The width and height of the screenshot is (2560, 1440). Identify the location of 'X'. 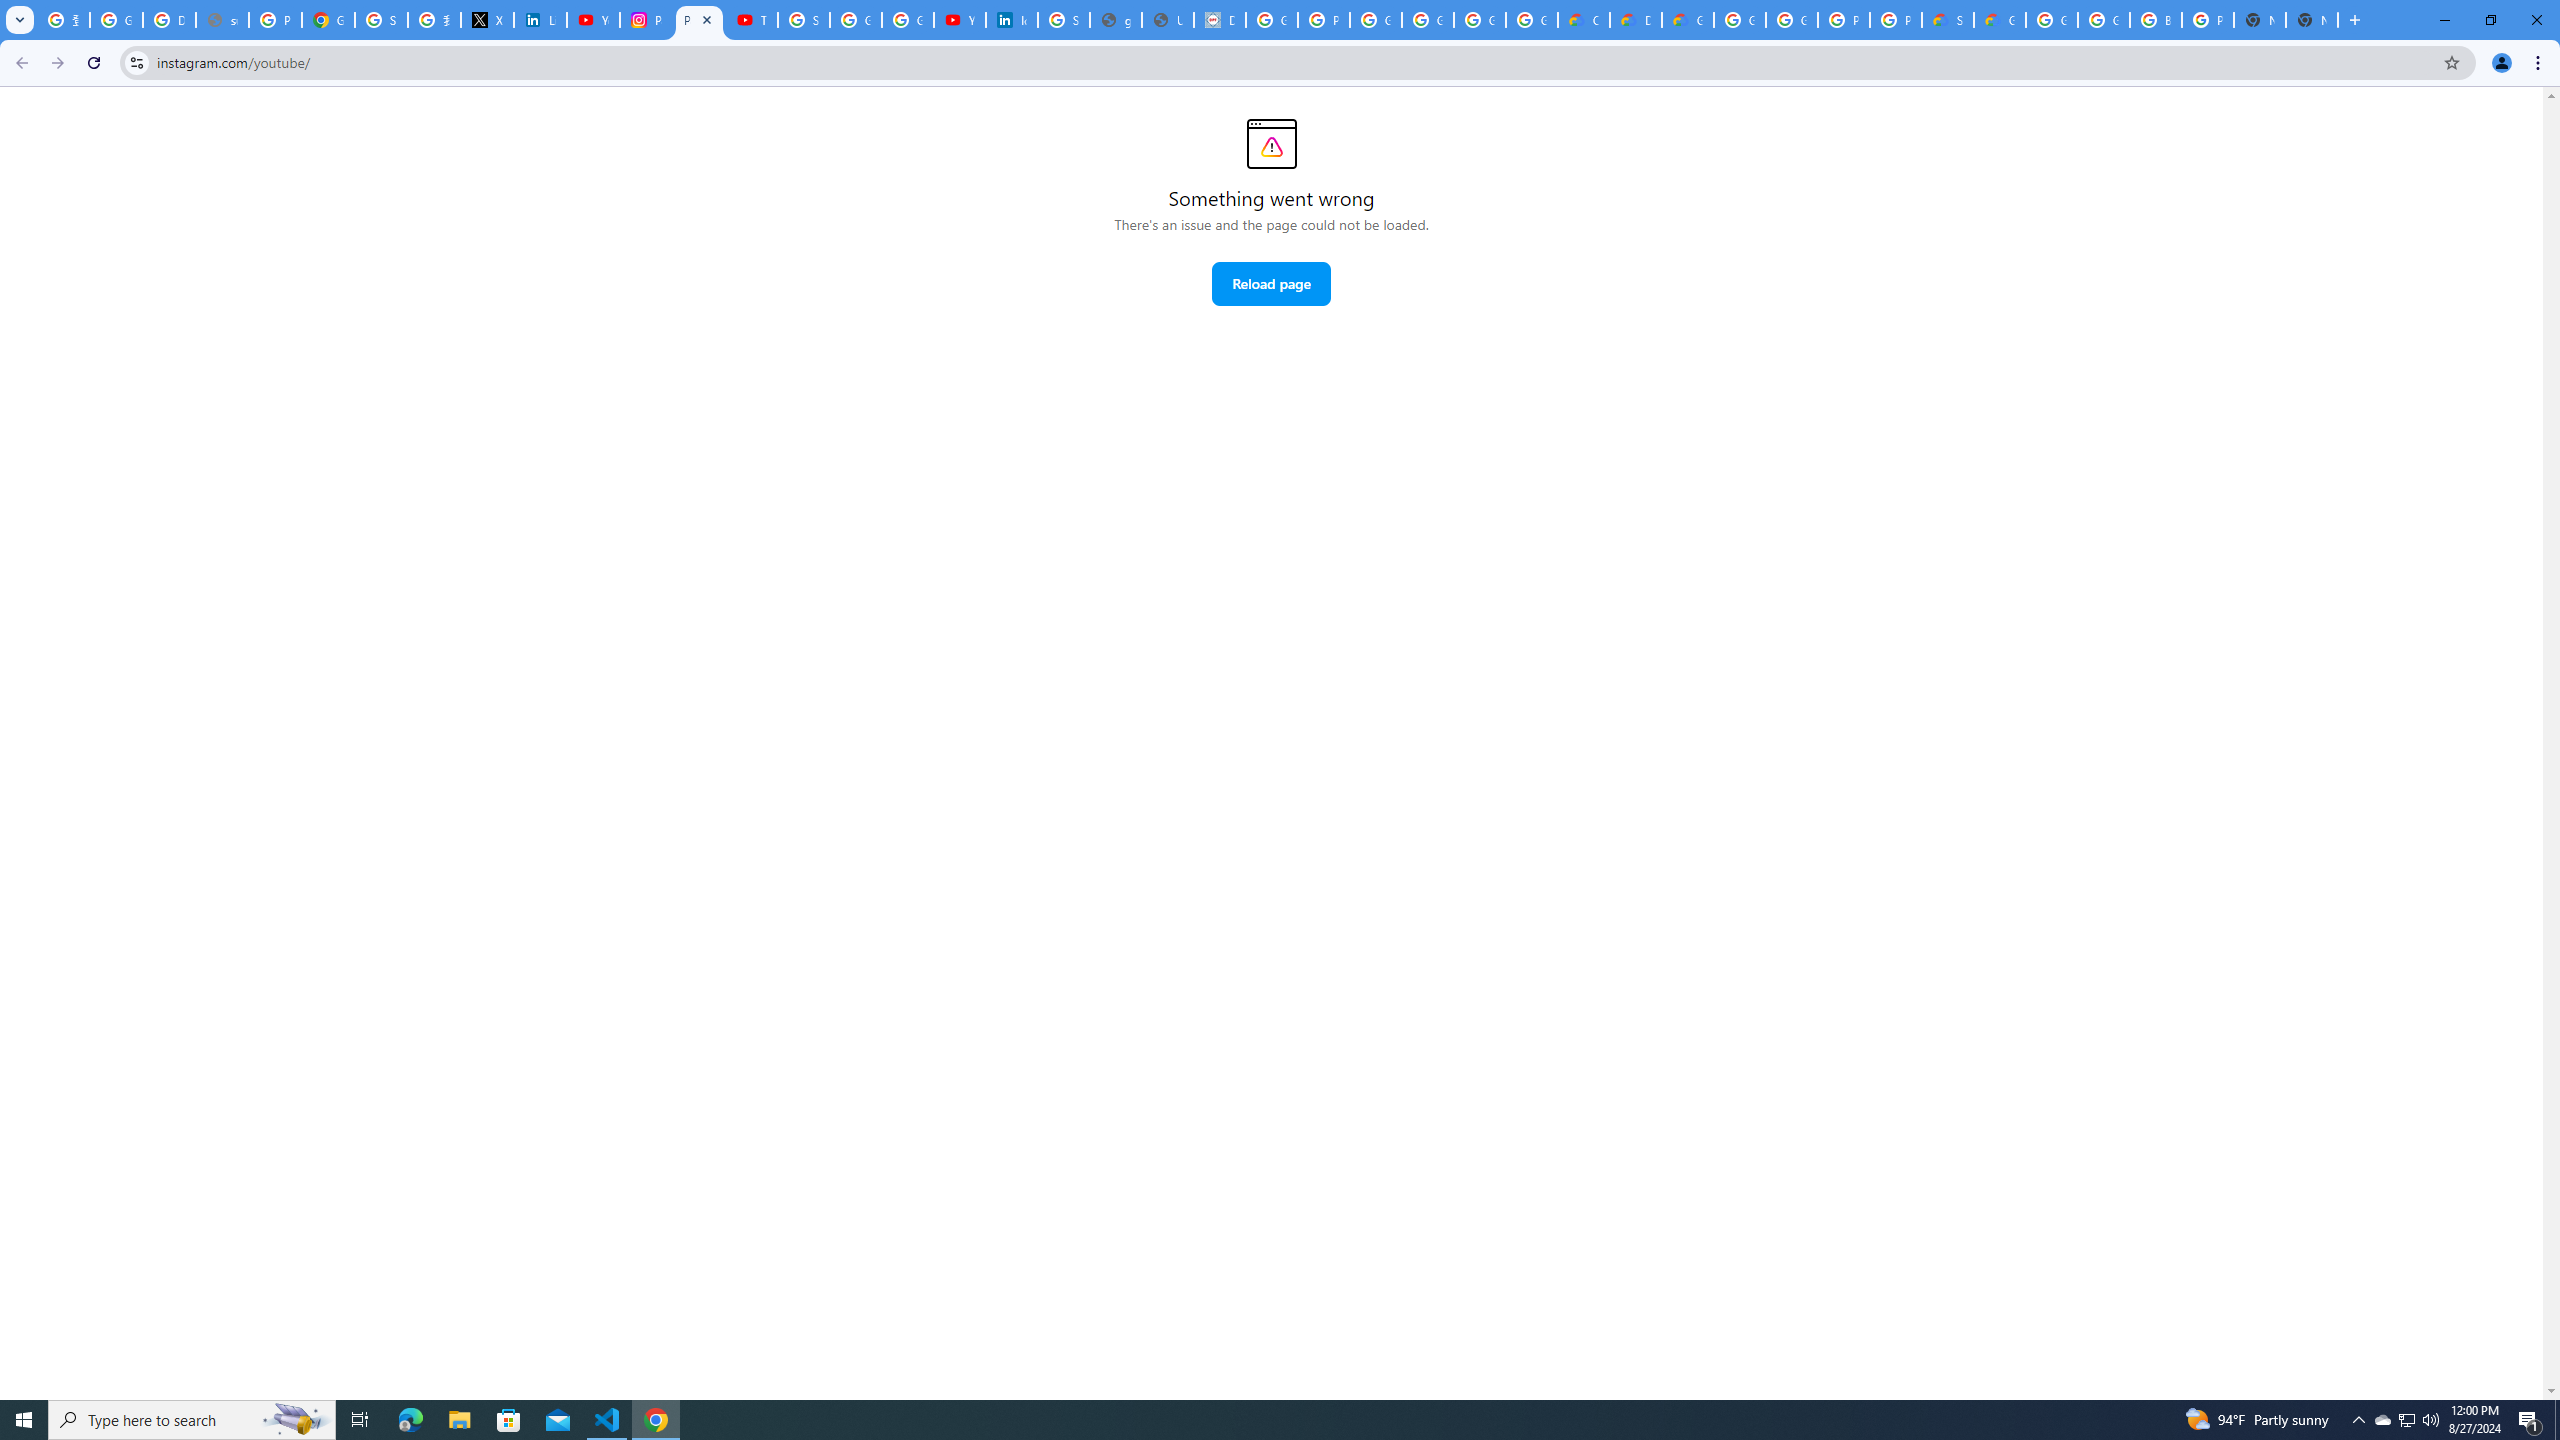
(486, 19).